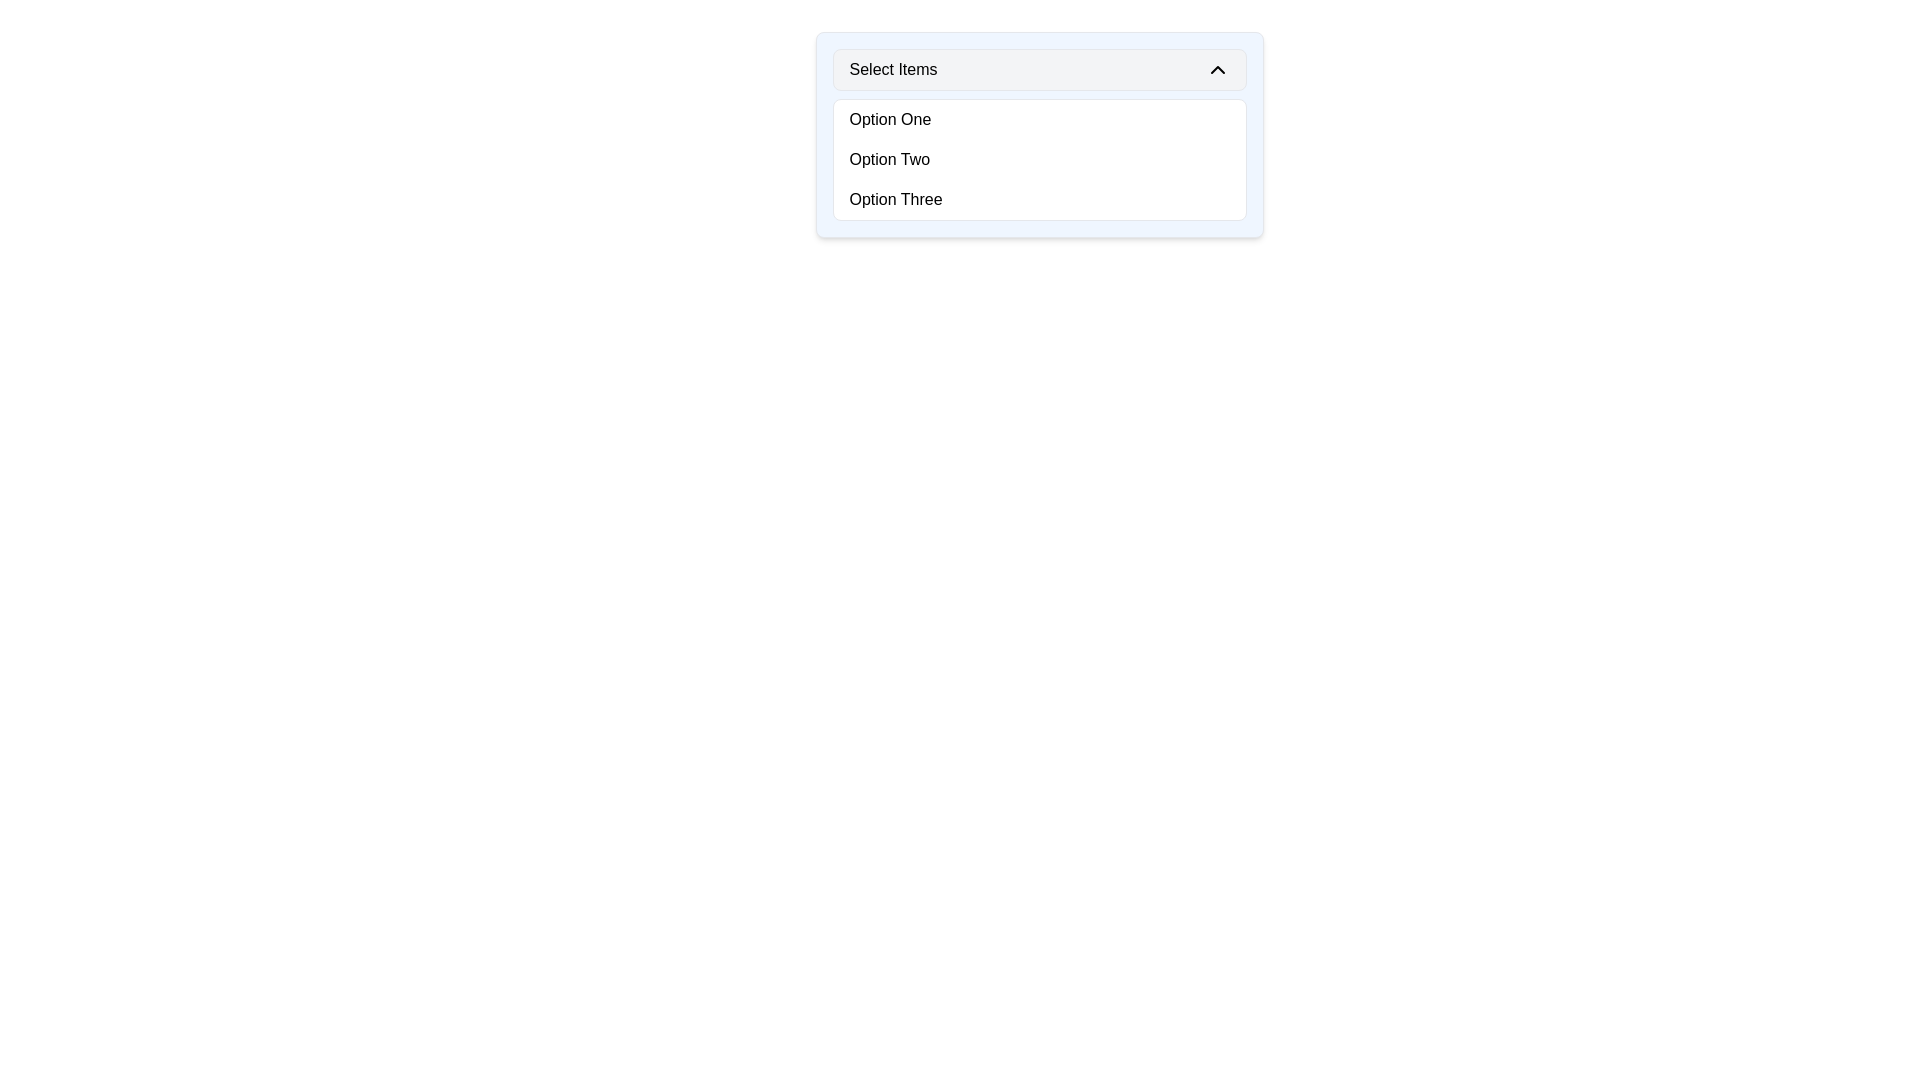 The height and width of the screenshot is (1080, 1920). Describe the element at coordinates (892, 68) in the screenshot. I see `the 'Select Items' text label located in the dropdown menu header section` at that location.